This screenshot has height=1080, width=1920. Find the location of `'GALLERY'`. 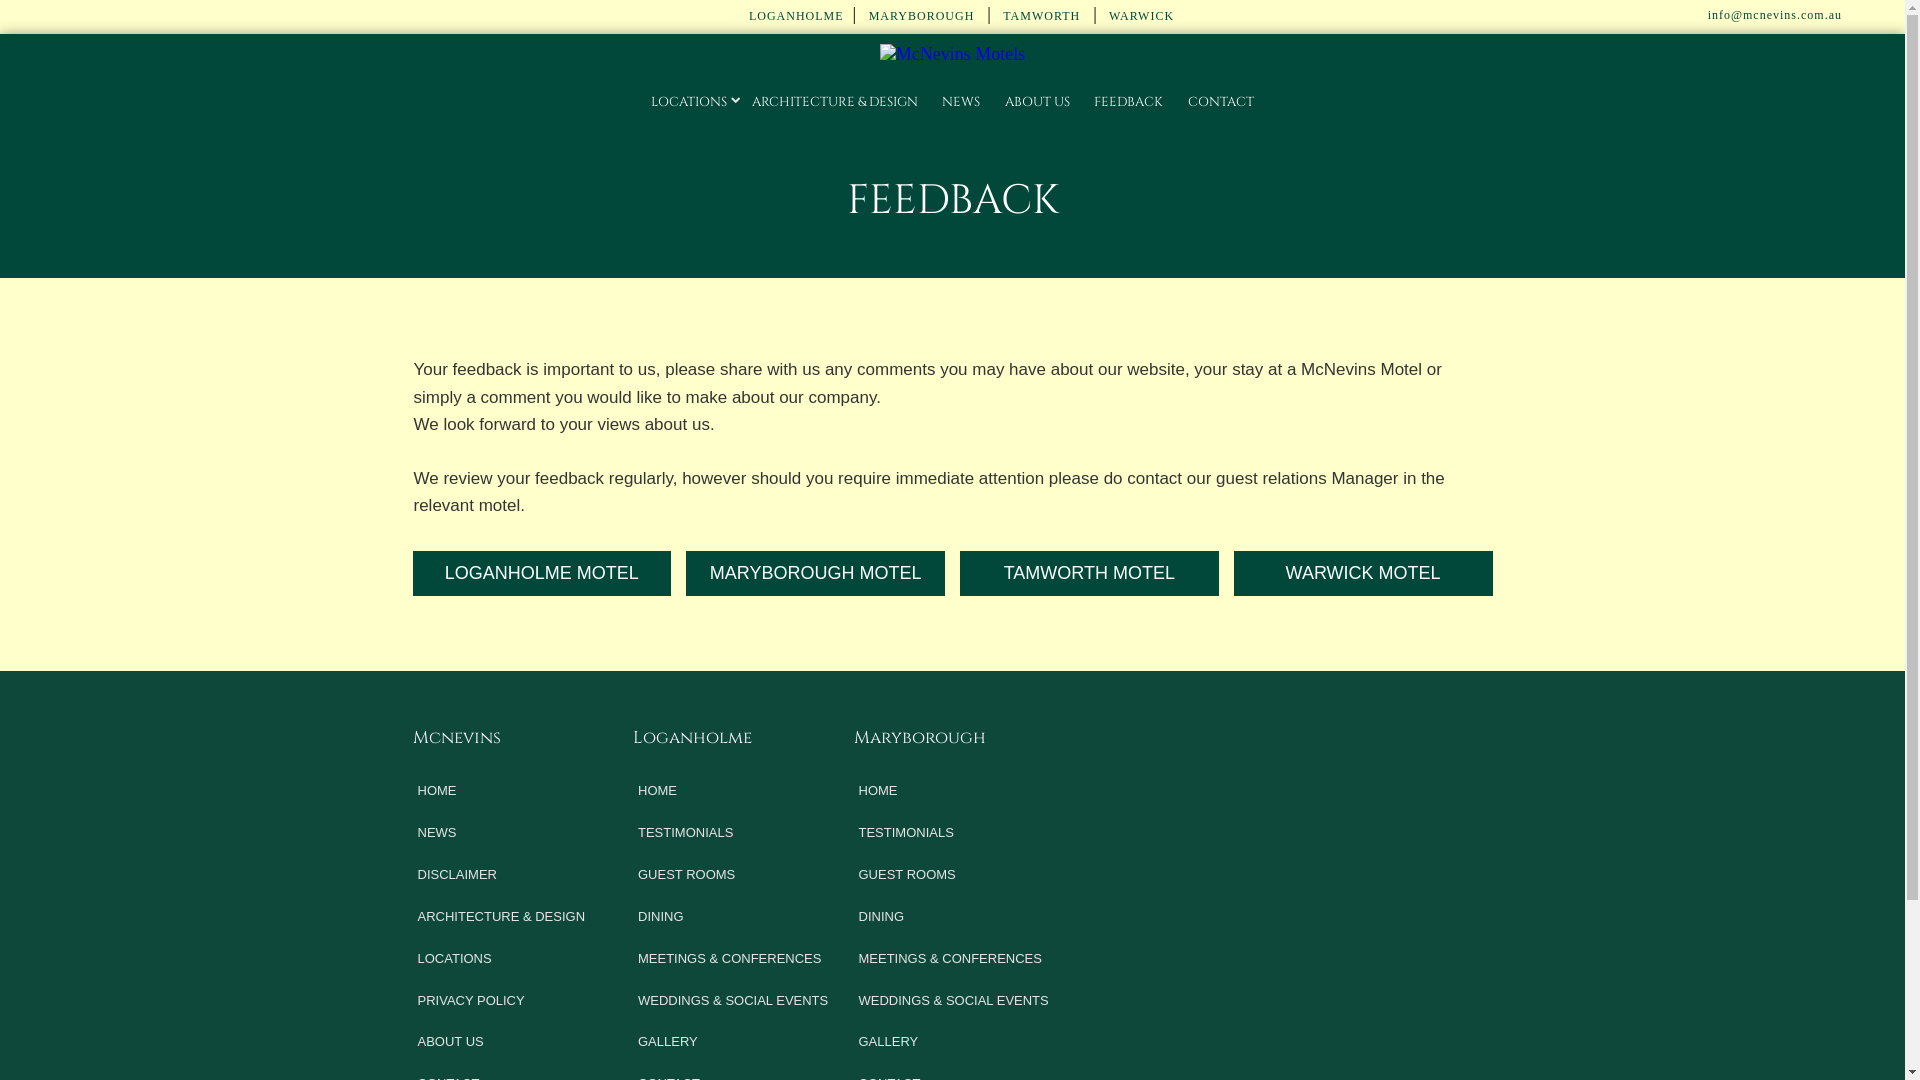

'GALLERY' is located at coordinates (964, 1040).